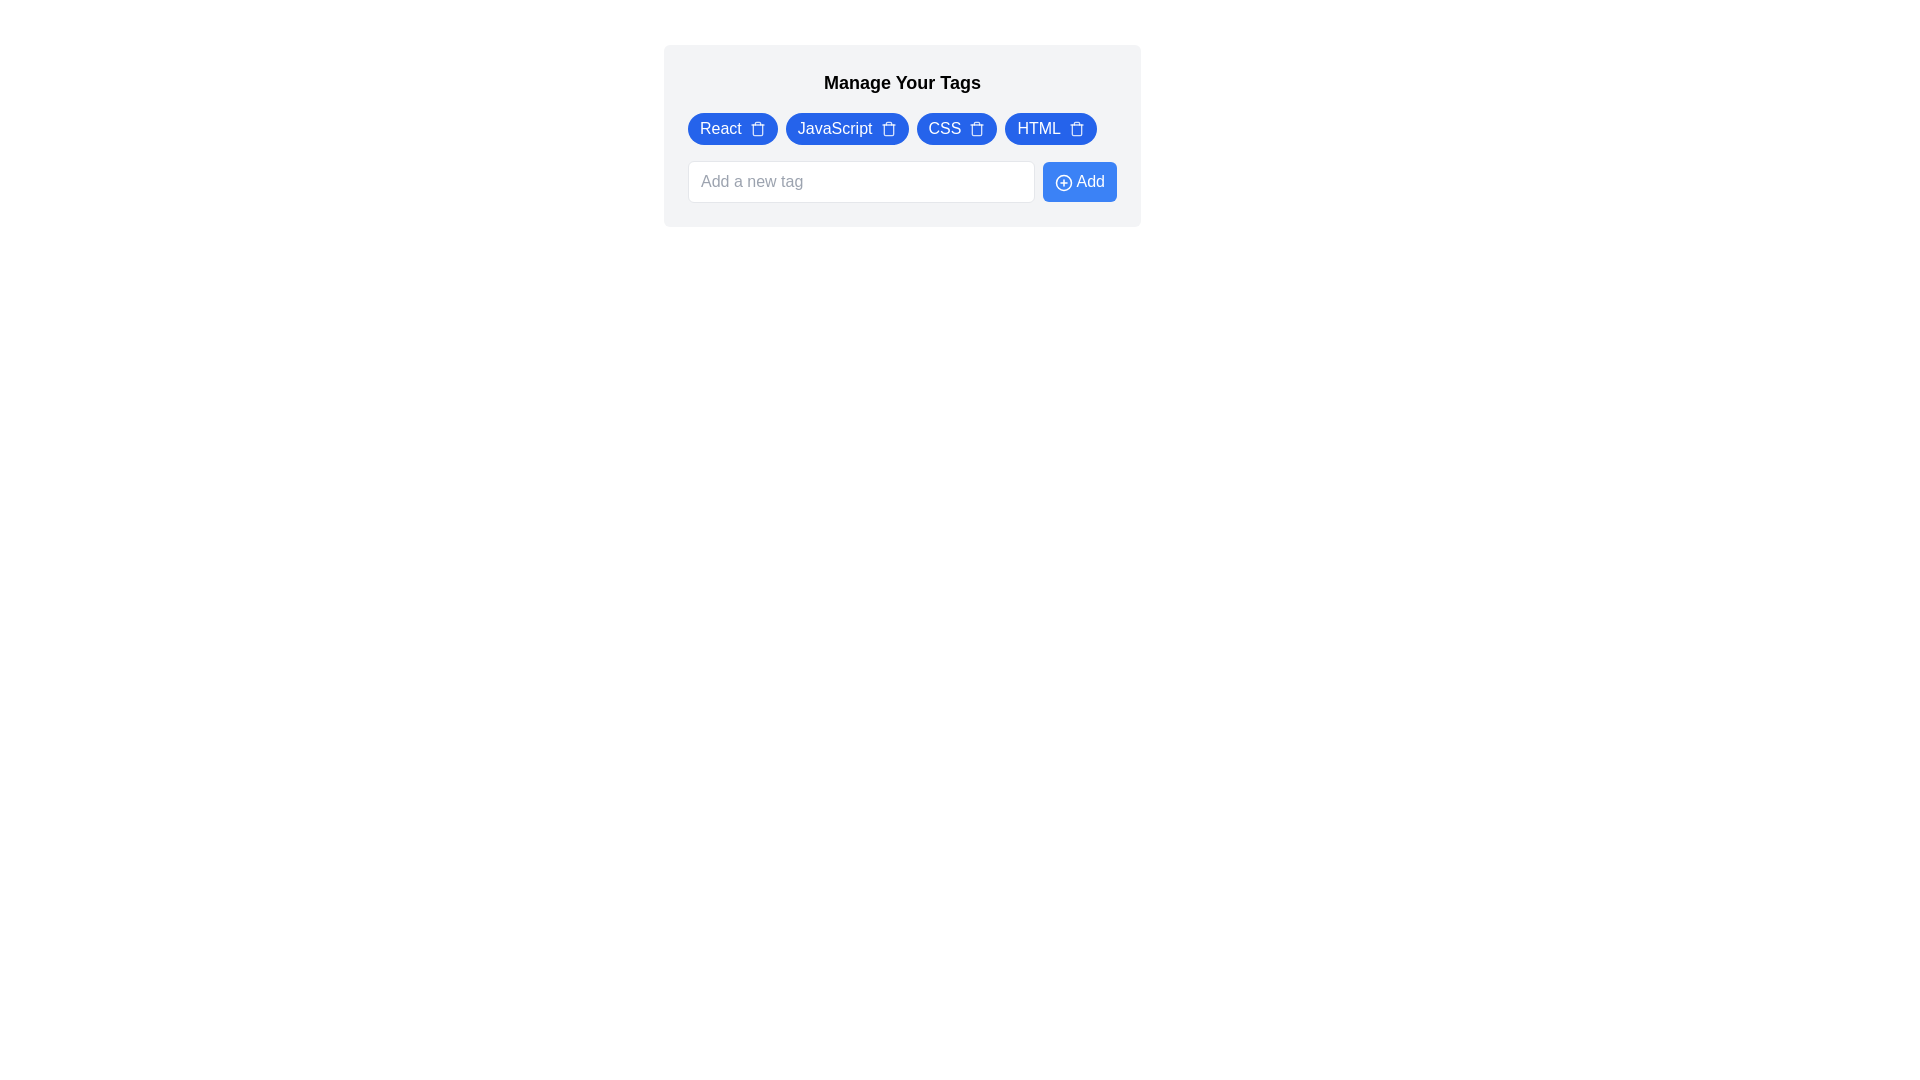 The image size is (1920, 1080). Describe the element at coordinates (1063, 182) in the screenshot. I see `the decorative central circular stroke of the icon representing an action to add or include something related to tags, located to the right of the 'Add' button in the 'Manage Your Tags' interface` at that location.